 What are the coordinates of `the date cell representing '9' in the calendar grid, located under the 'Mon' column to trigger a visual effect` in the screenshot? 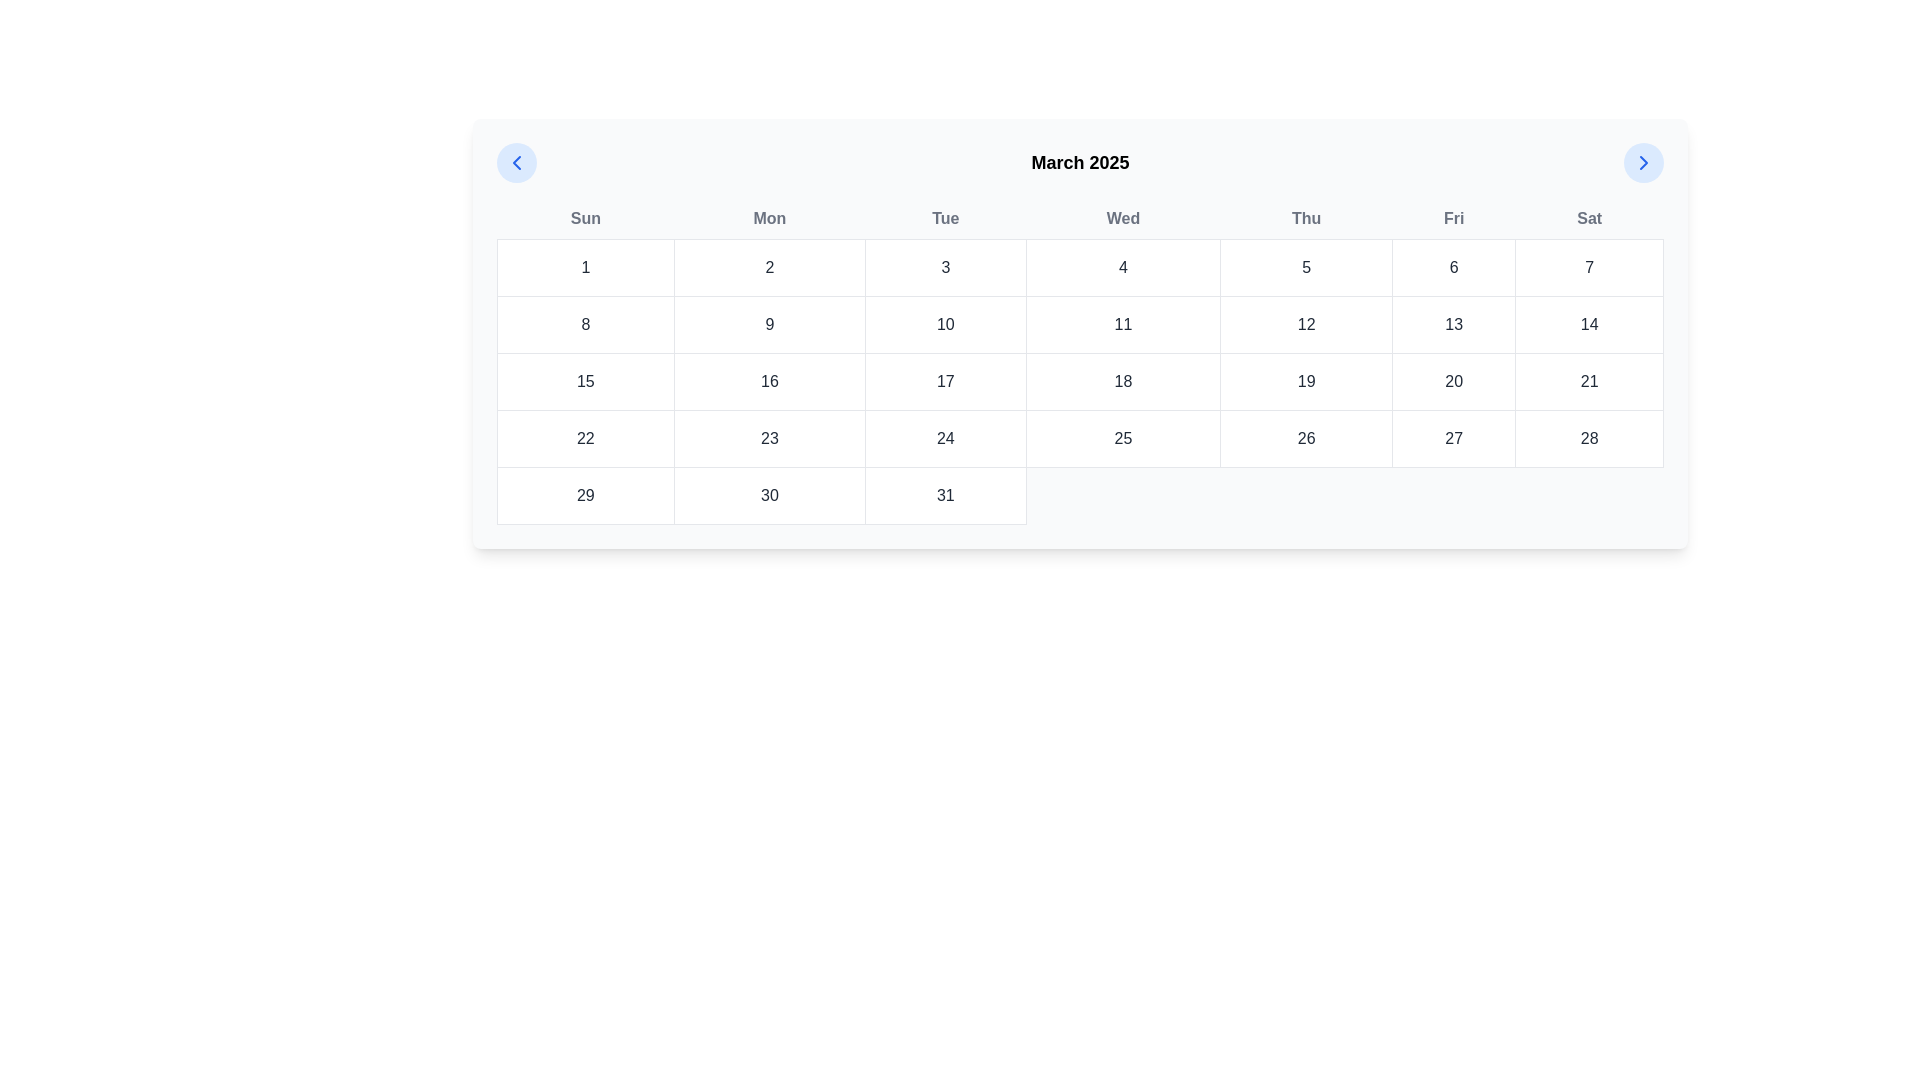 It's located at (768, 323).